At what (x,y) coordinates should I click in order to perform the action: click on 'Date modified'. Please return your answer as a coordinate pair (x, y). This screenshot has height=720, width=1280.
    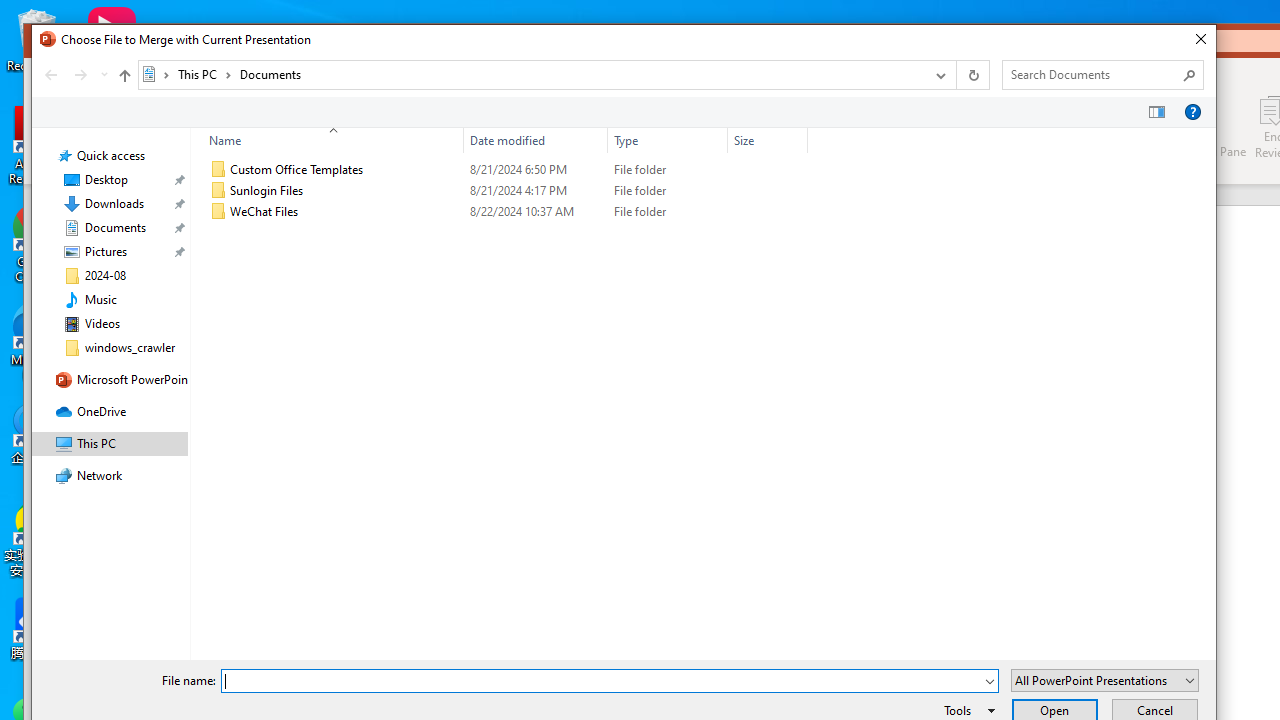
    Looking at the image, I should click on (535, 139).